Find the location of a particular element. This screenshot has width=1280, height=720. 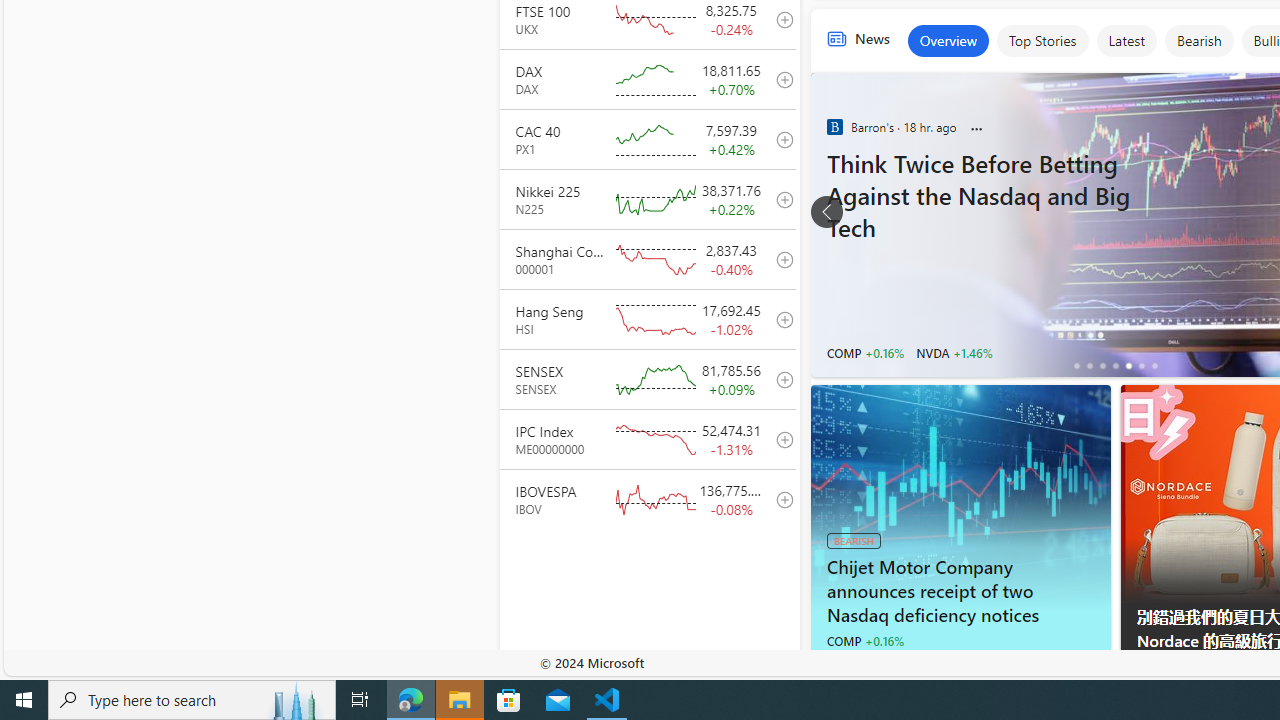

'Bearish' is located at coordinates (1198, 41).